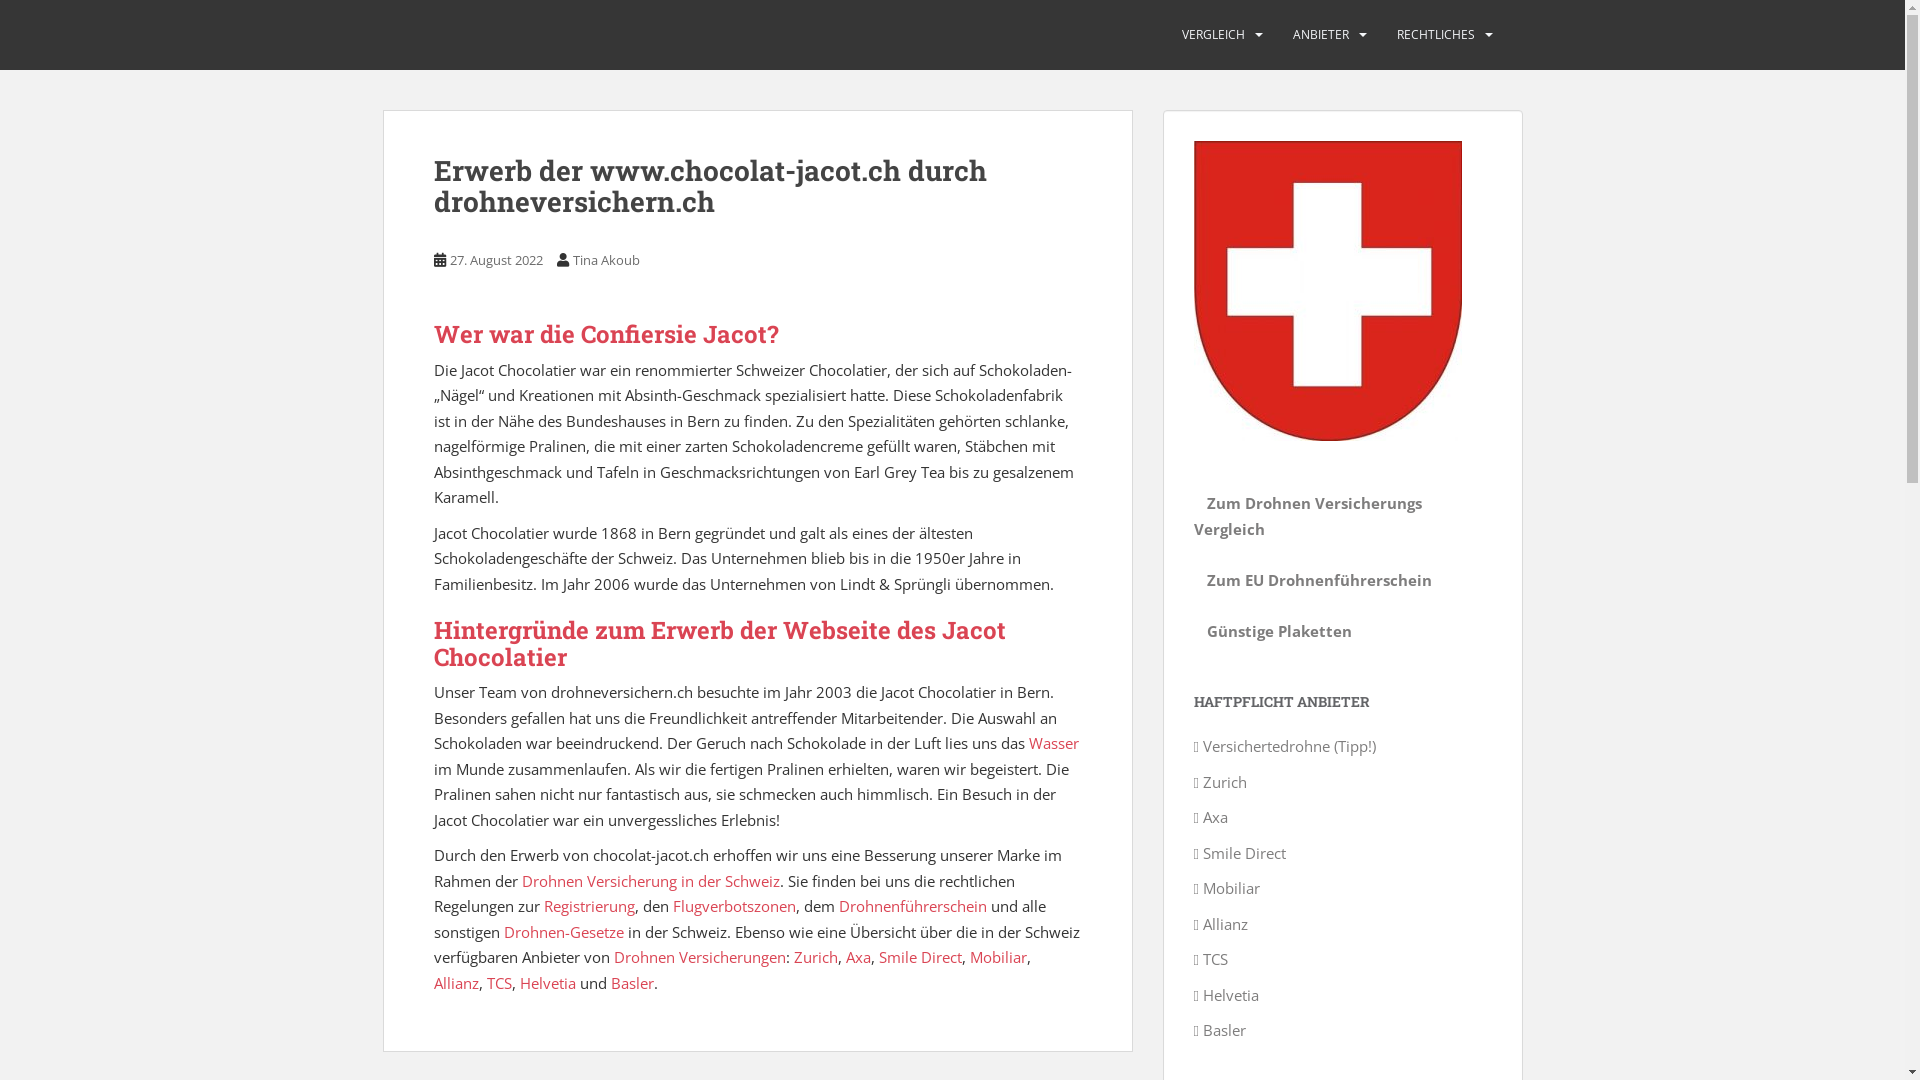 This screenshot has height=1080, width=1920. Describe the element at coordinates (496, 258) in the screenshot. I see `'27. August 2022'` at that location.